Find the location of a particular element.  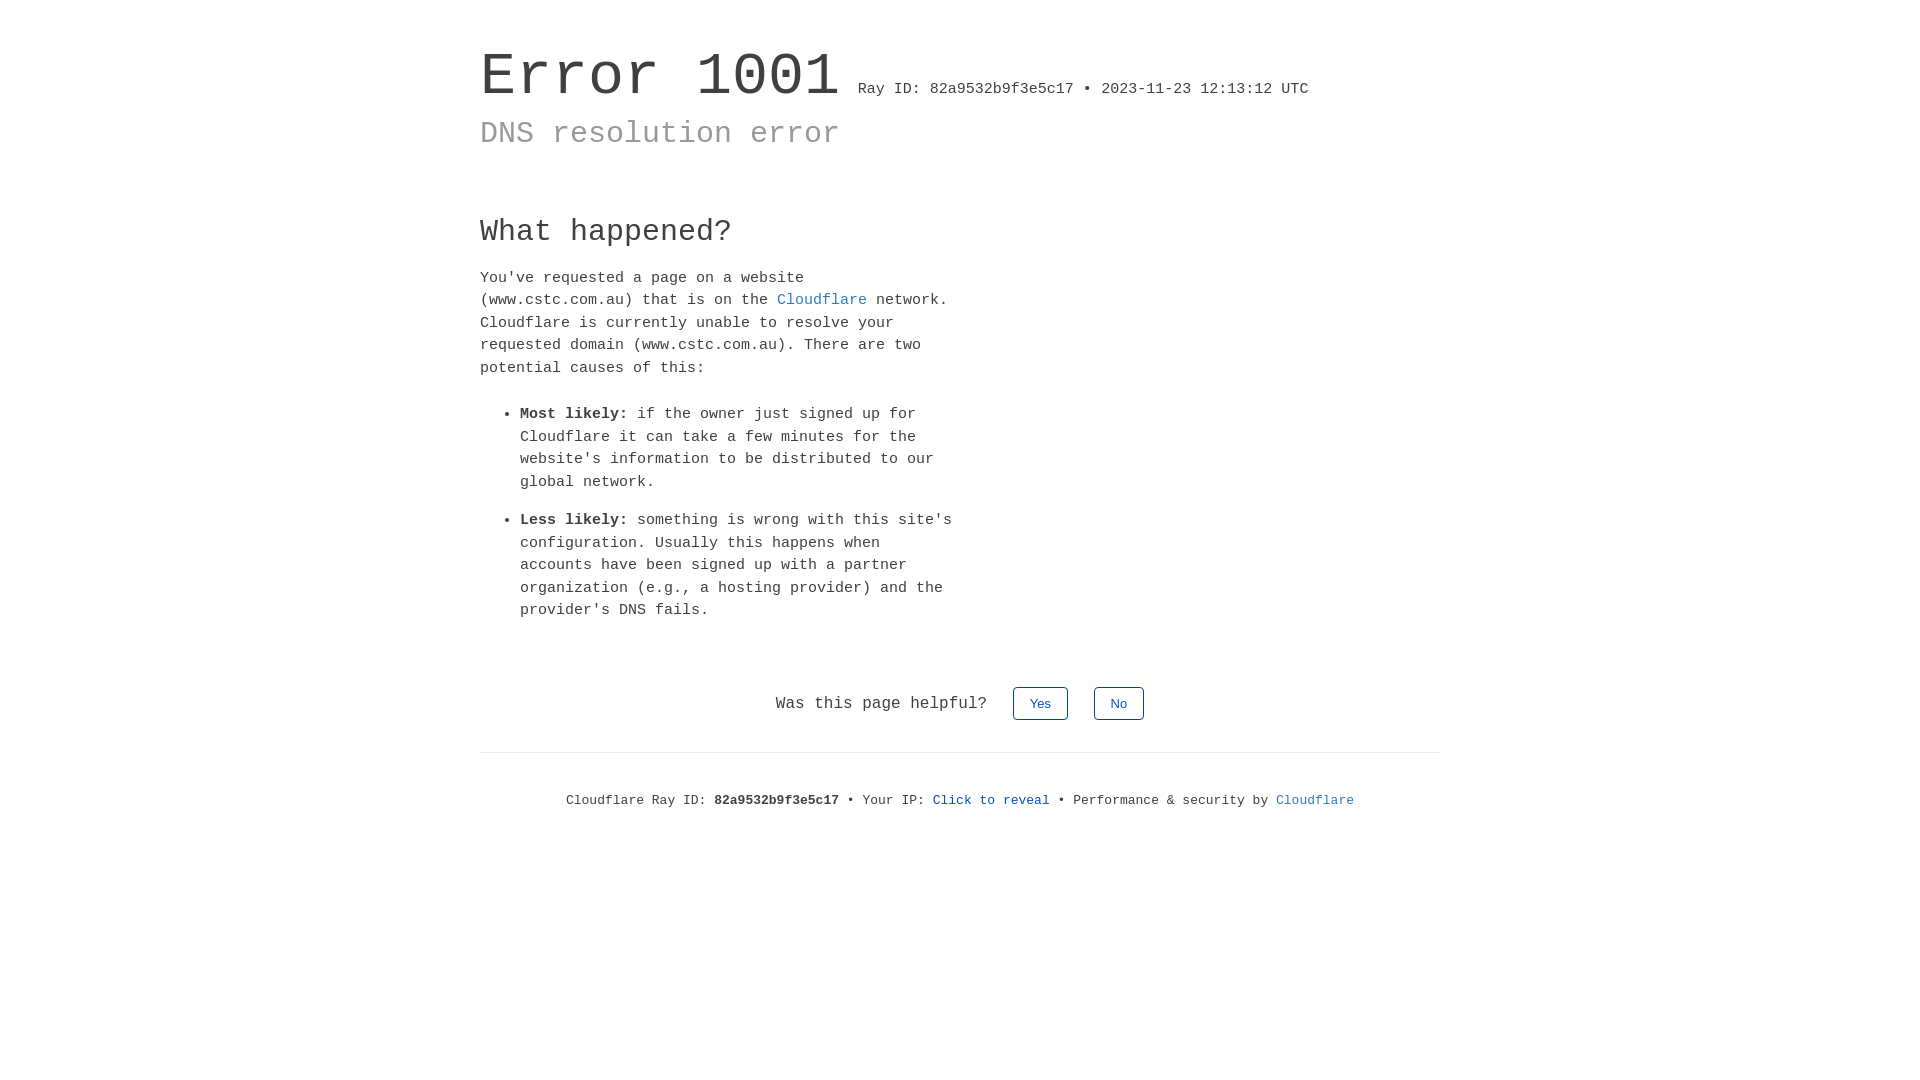

'No' is located at coordinates (1118, 701).